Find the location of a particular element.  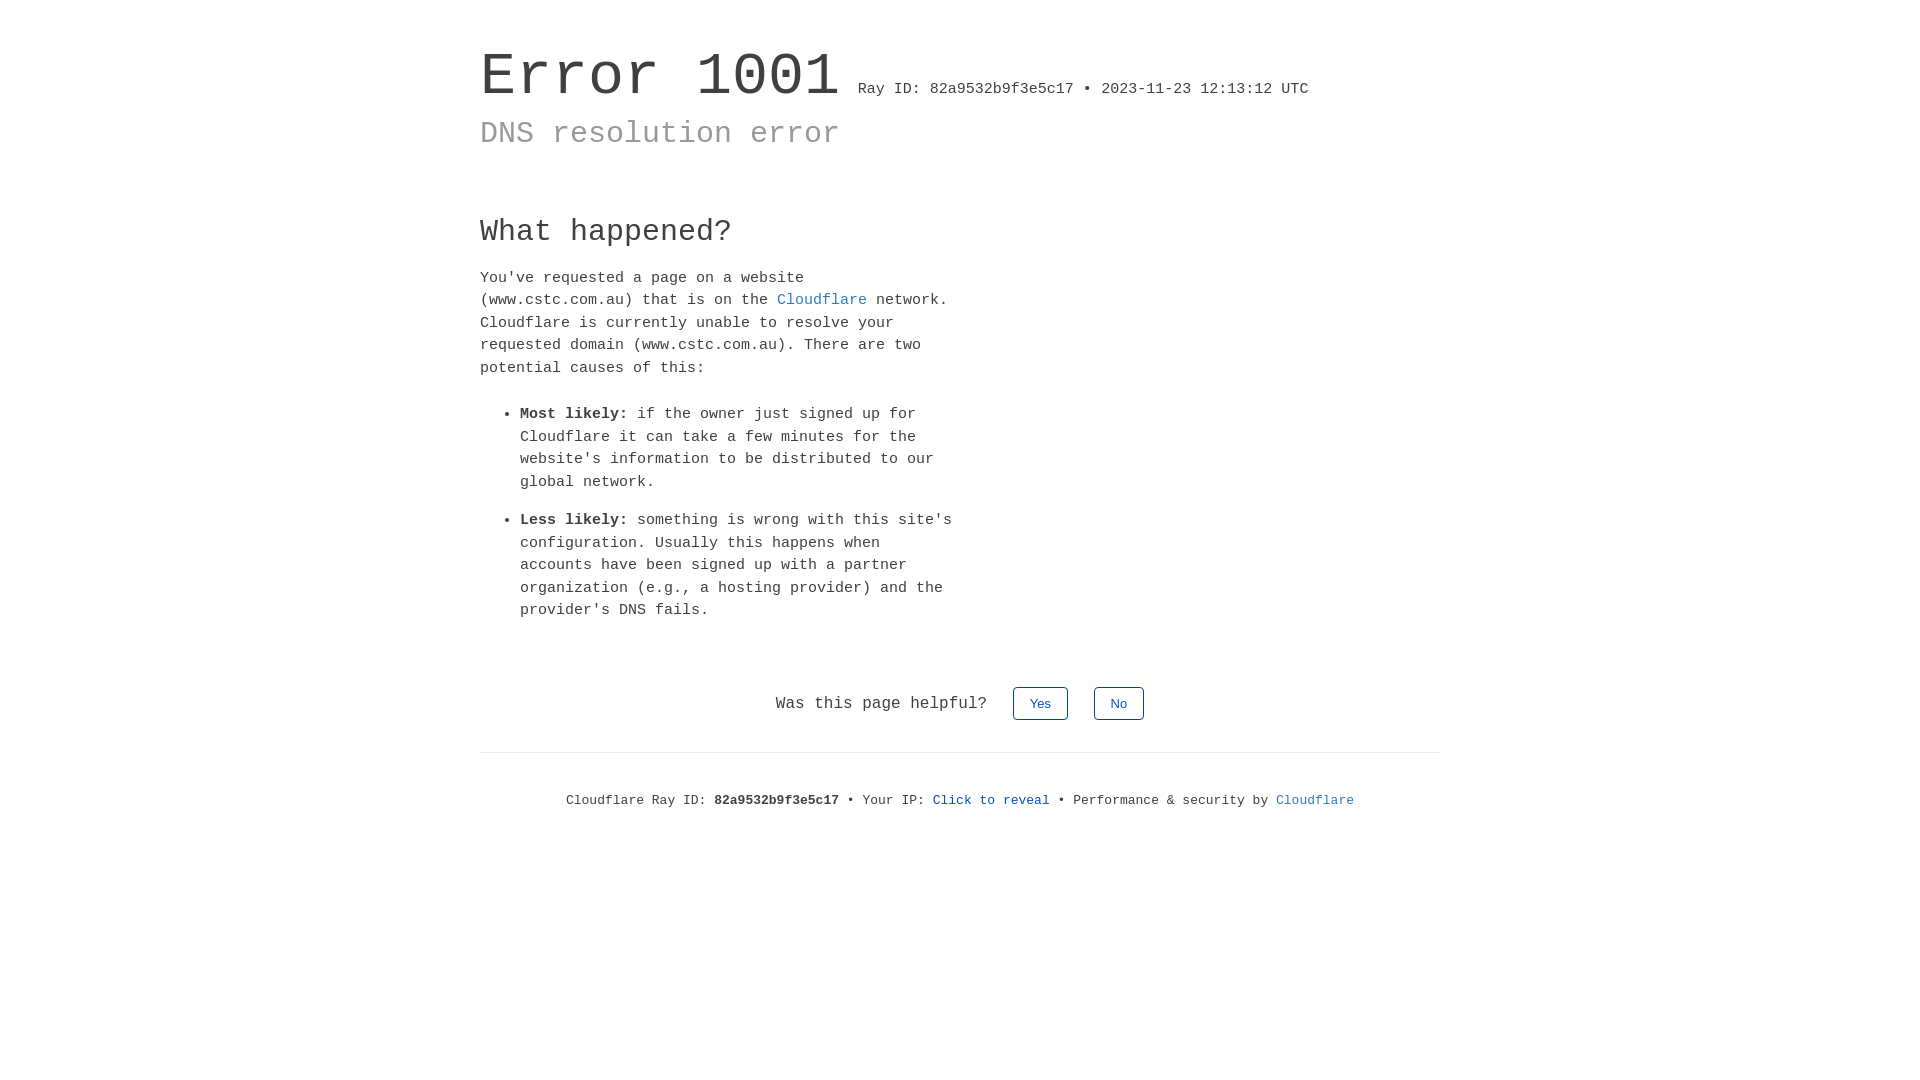

'No' is located at coordinates (1118, 701).